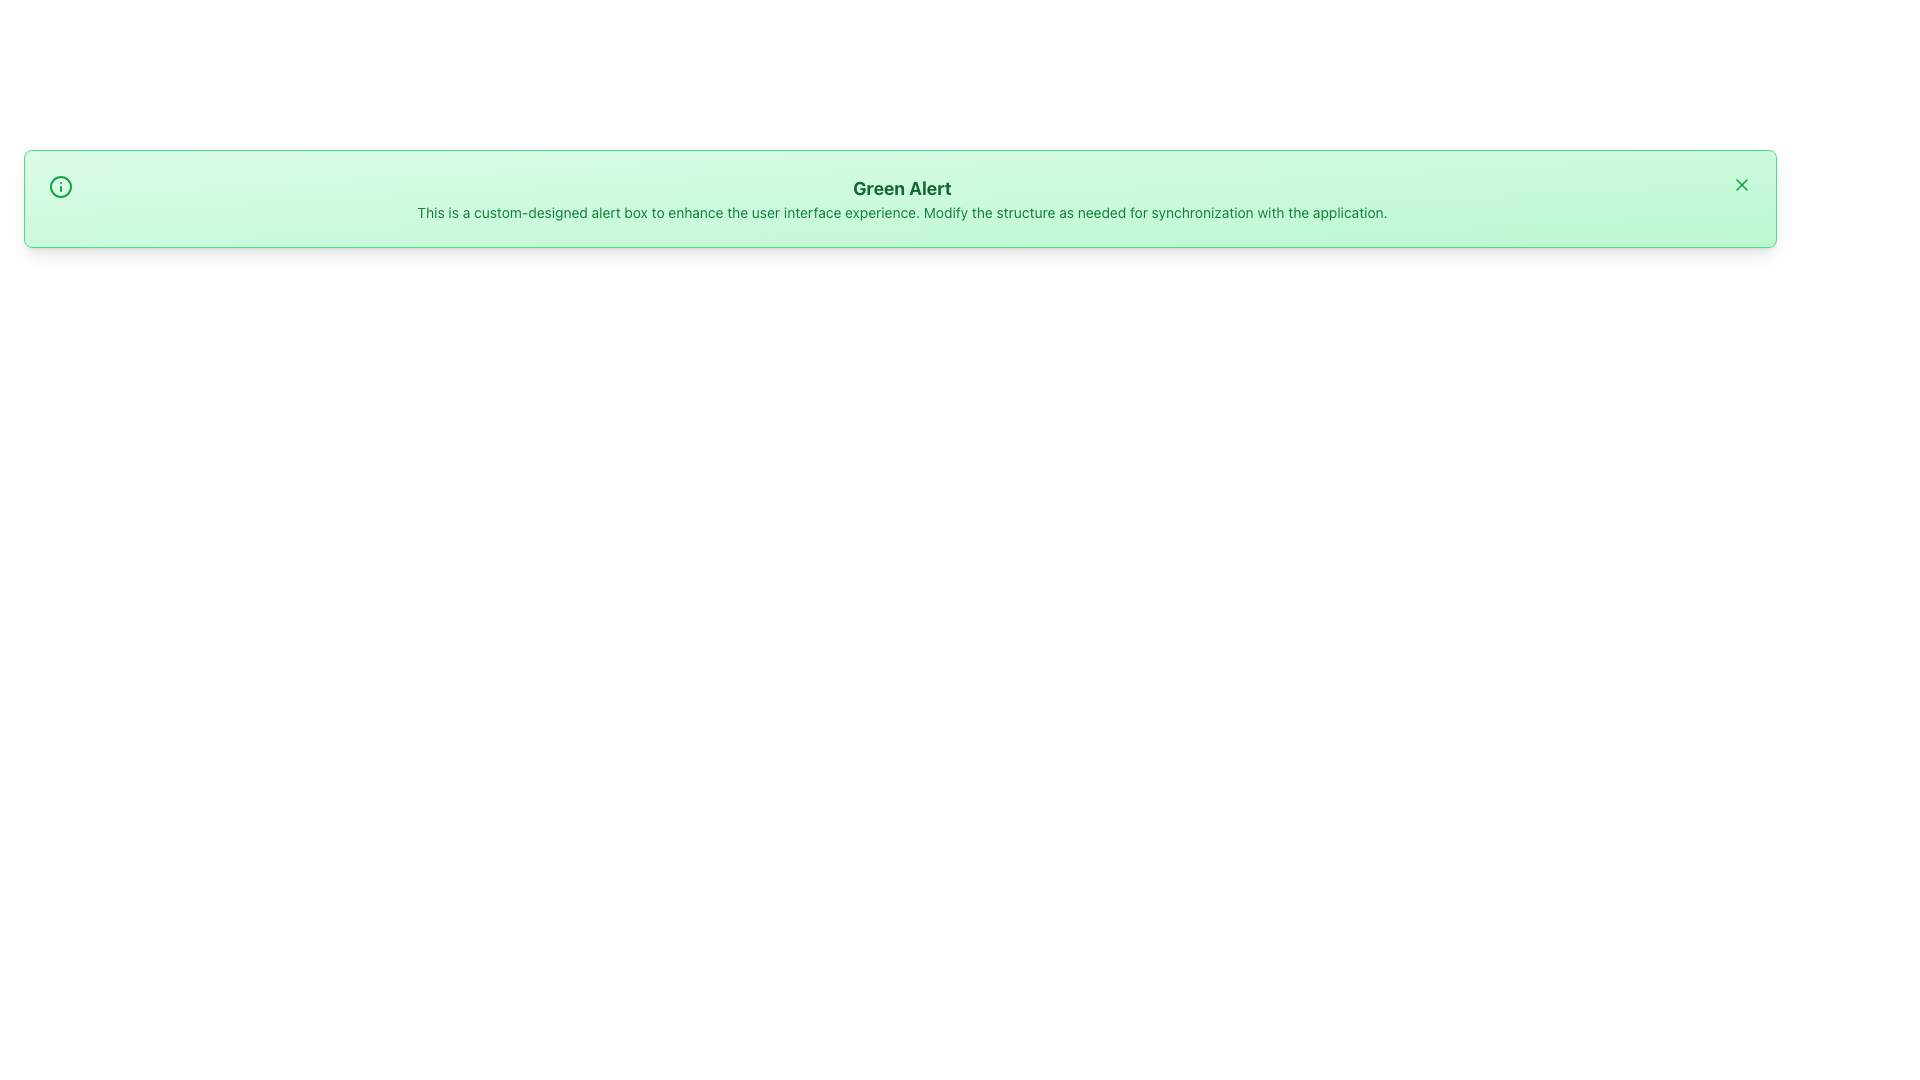 Image resolution: width=1920 pixels, height=1080 pixels. What do you see at coordinates (1741, 185) in the screenshot?
I see `the dismiss button located at the top-right corner of the green notification bar to enable keyboard accessibility` at bounding box center [1741, 185].